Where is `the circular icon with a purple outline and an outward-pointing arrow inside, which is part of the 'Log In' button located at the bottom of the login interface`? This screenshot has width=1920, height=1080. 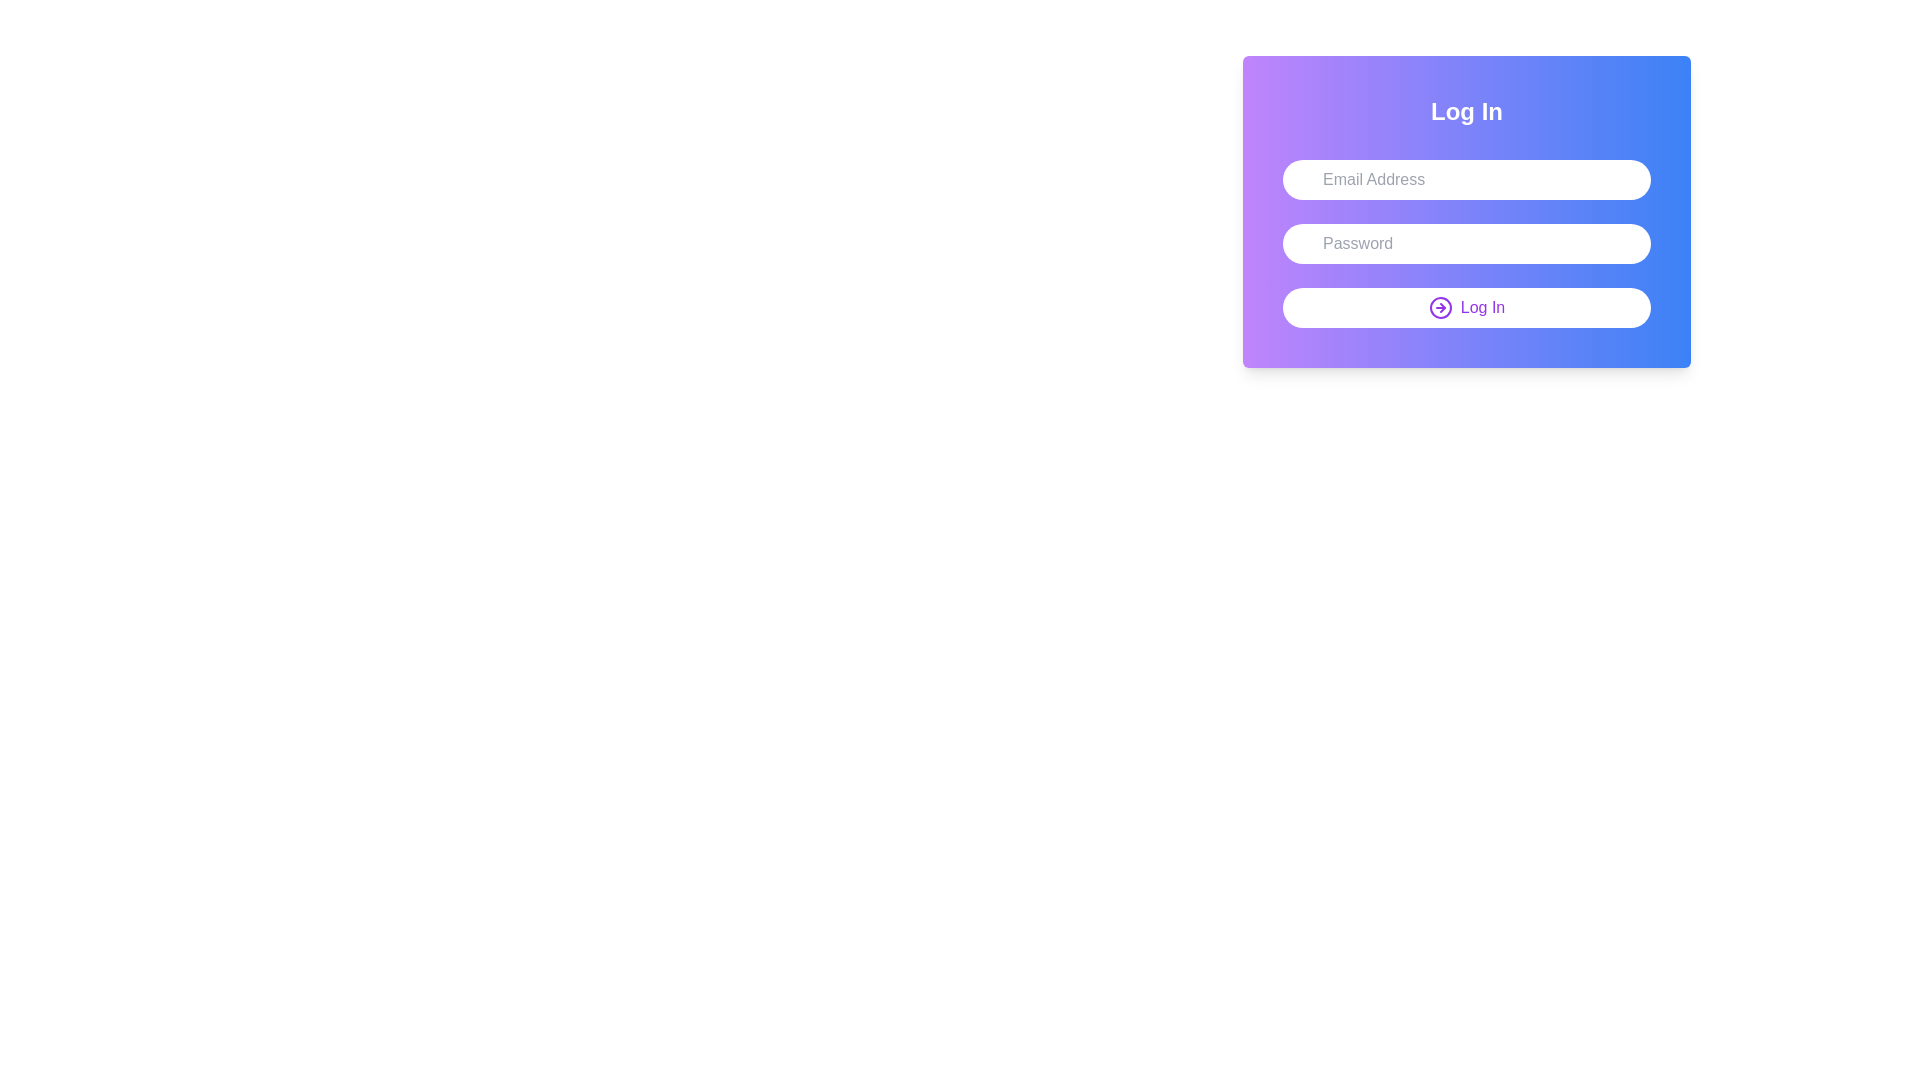
the circular icon with a purple outline and an outward-pointing arrow inside, which is part of the 'Log In' button located at the bottom of the login interface is located at coordinates (1440, 308).